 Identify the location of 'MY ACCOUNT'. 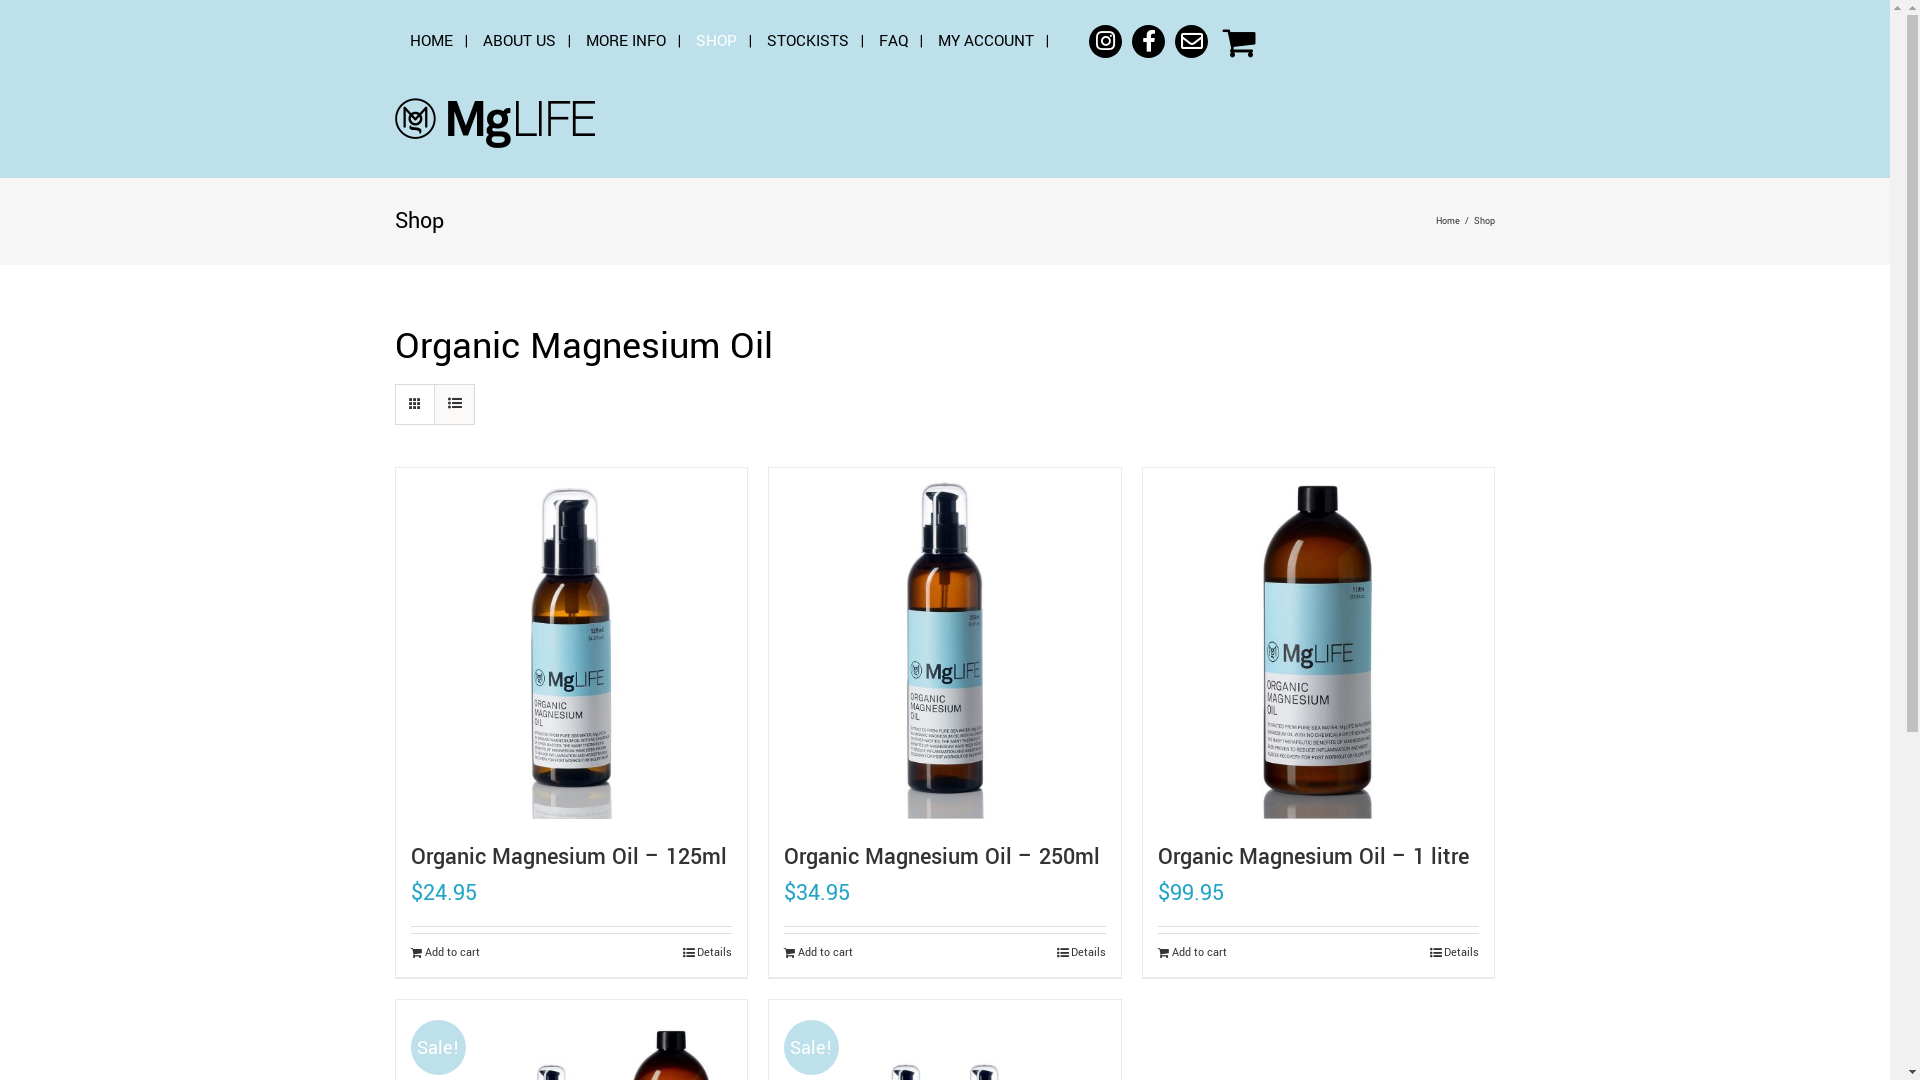
(985, 41).